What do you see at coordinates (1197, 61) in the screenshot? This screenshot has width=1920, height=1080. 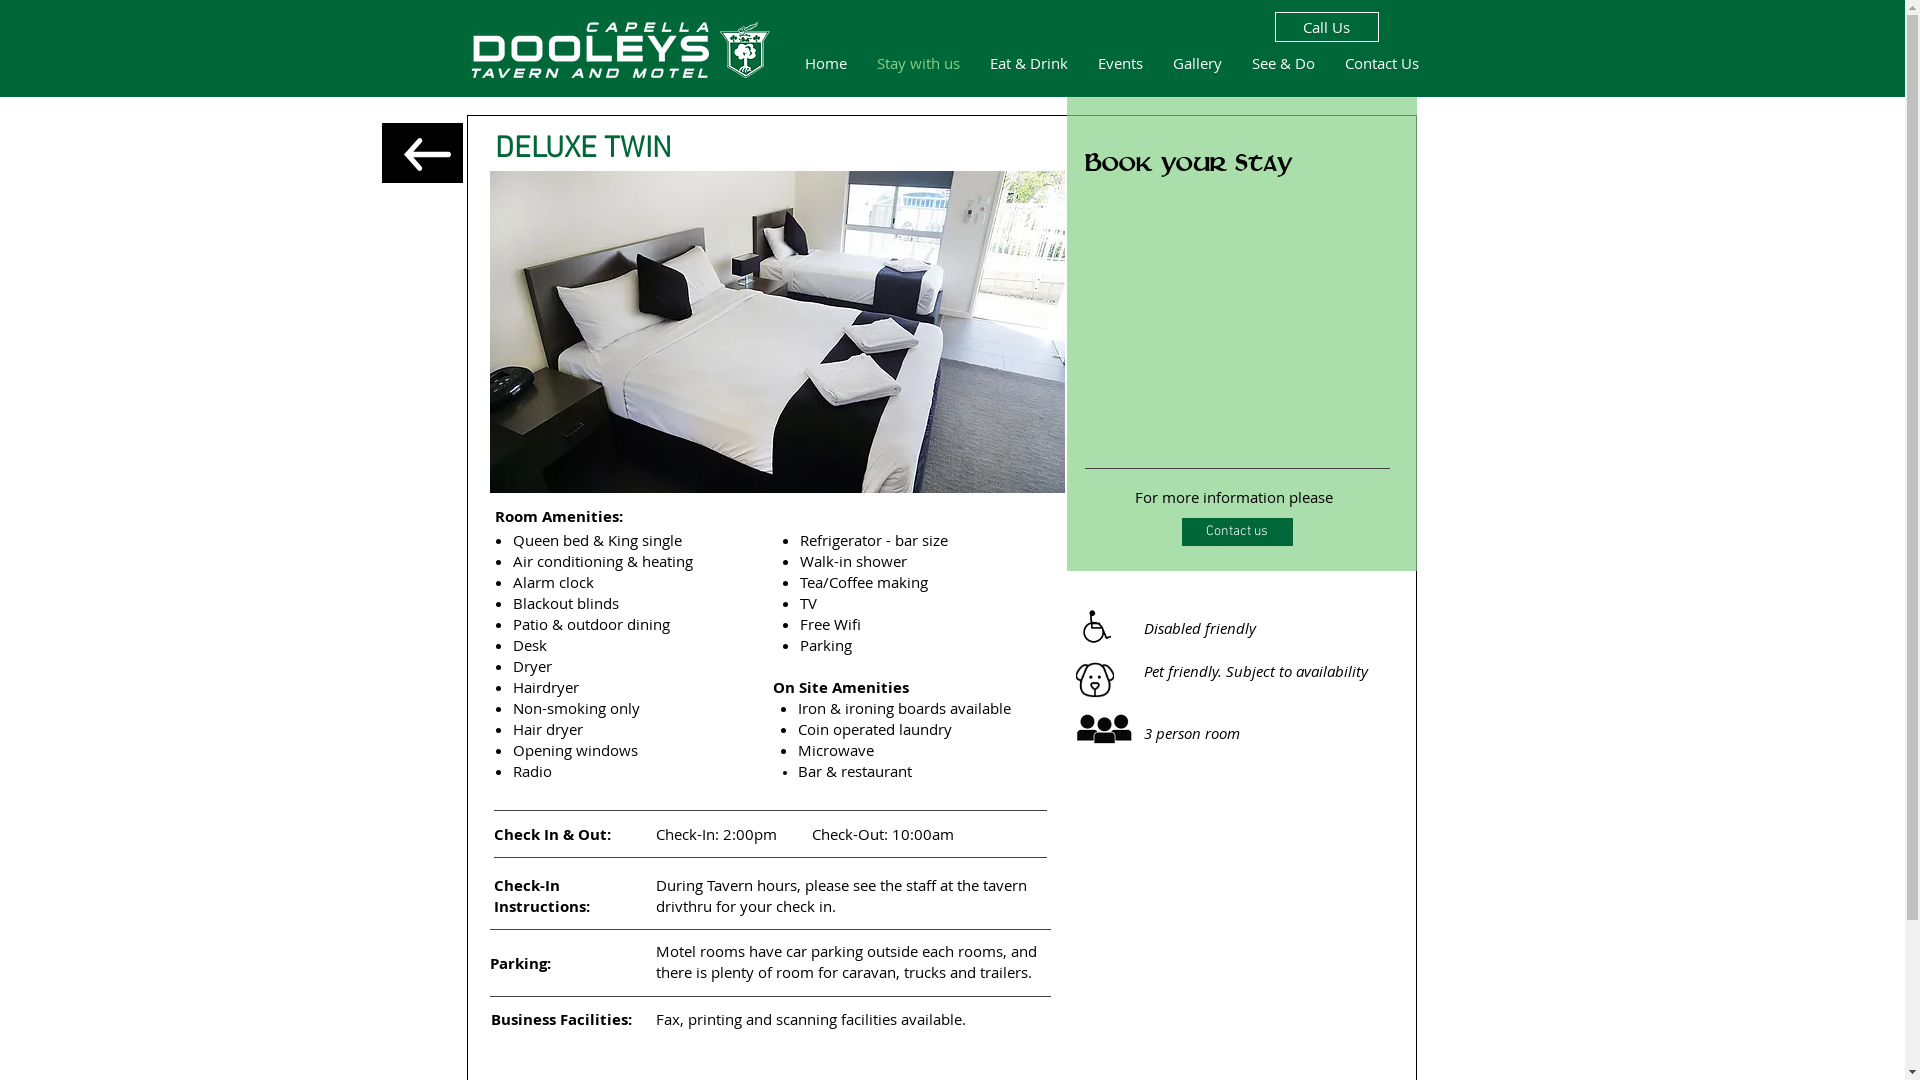 I see `'Gallery'` at bounding box center [1197, 61].